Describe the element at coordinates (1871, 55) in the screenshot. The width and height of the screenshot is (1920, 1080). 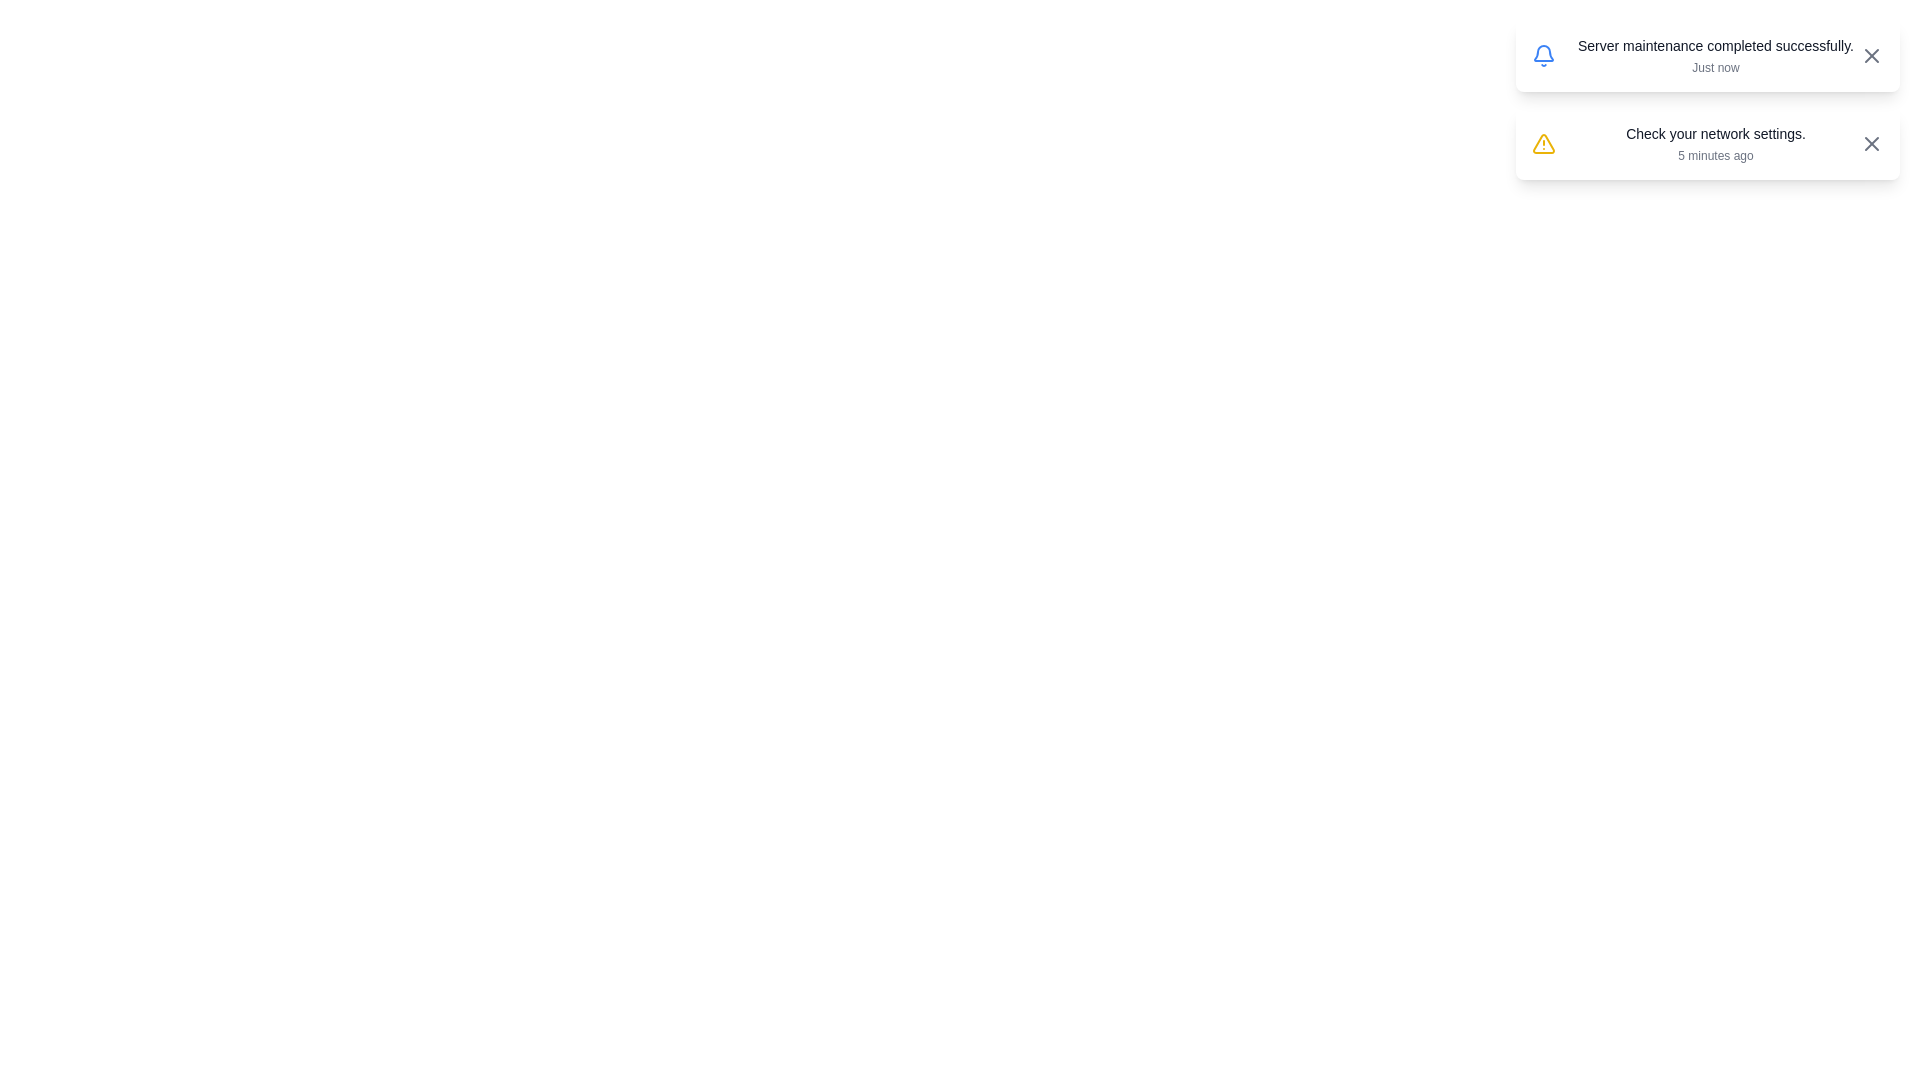
I see `the close button of the alert titled 'Server maintenance completed successfully.'` at that location.